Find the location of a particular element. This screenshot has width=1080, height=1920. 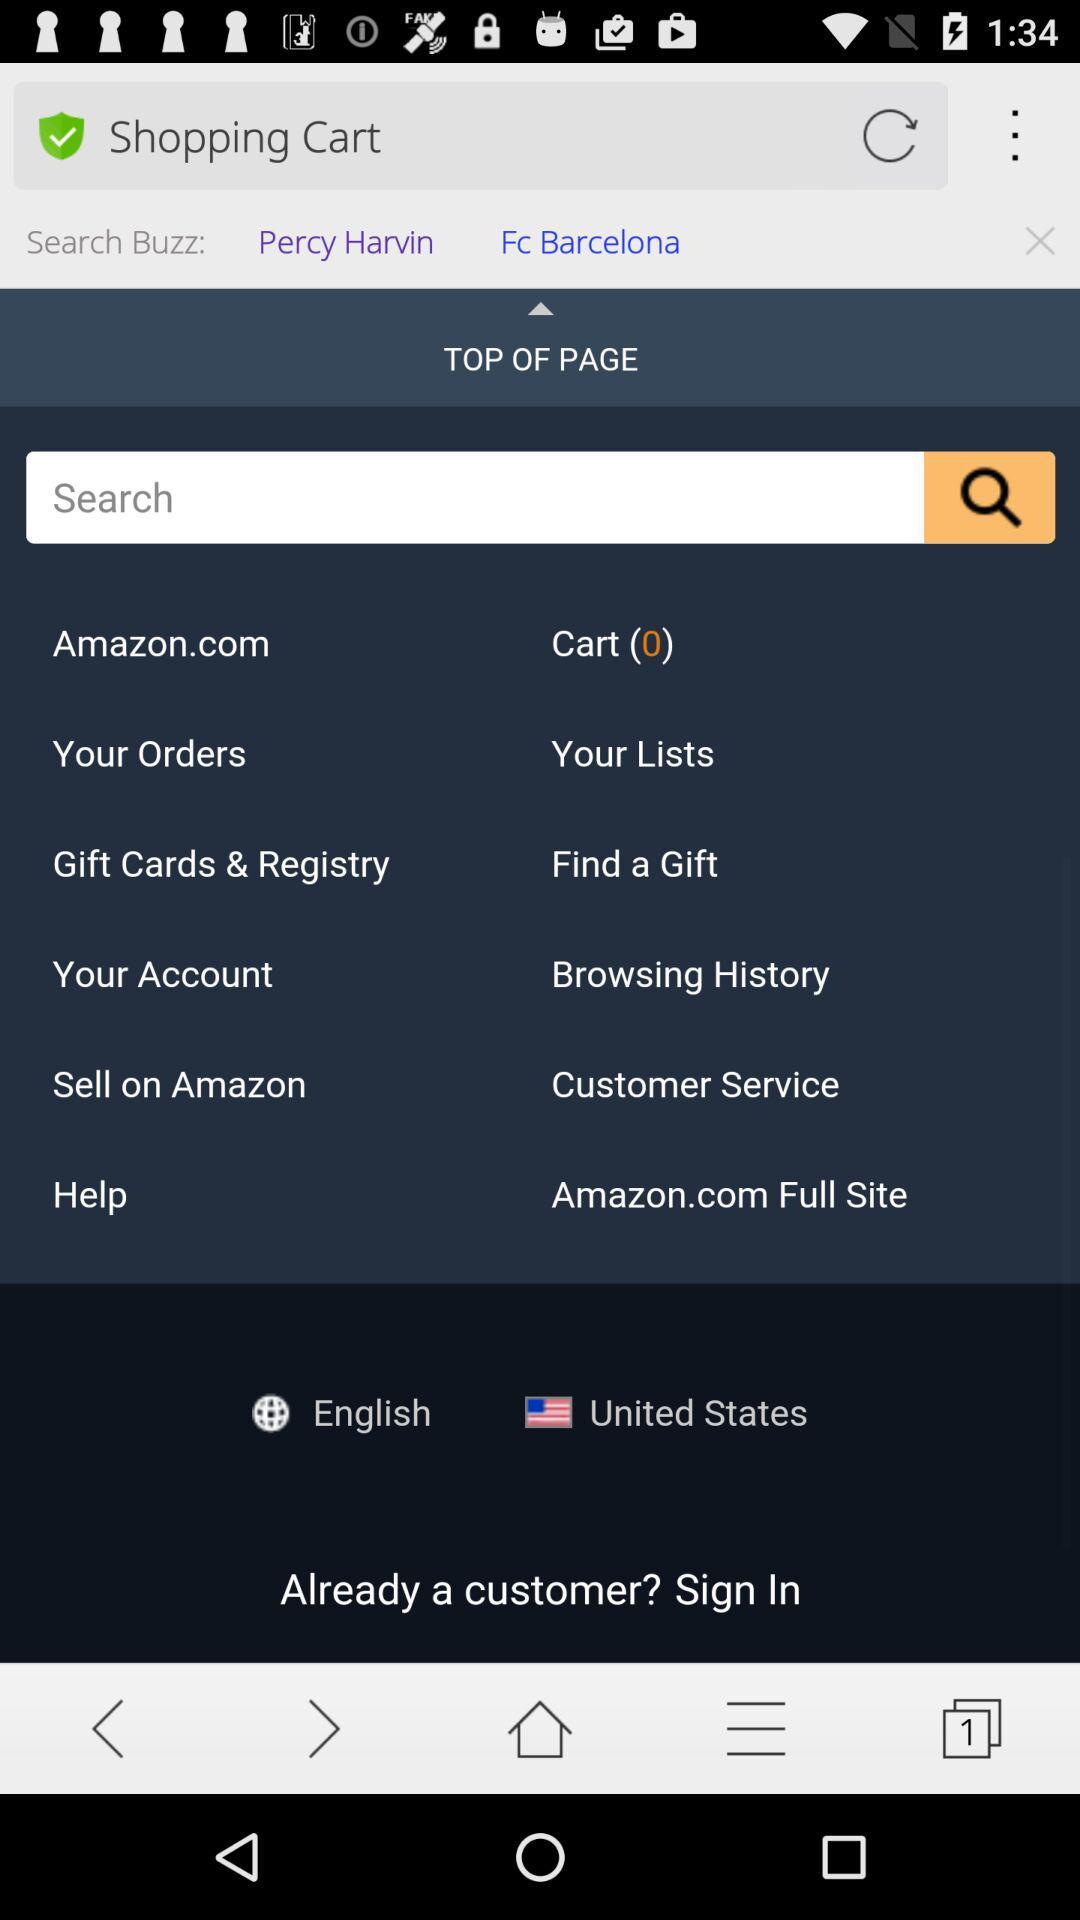

fc barcelona app is located at coordinates (596, 246).